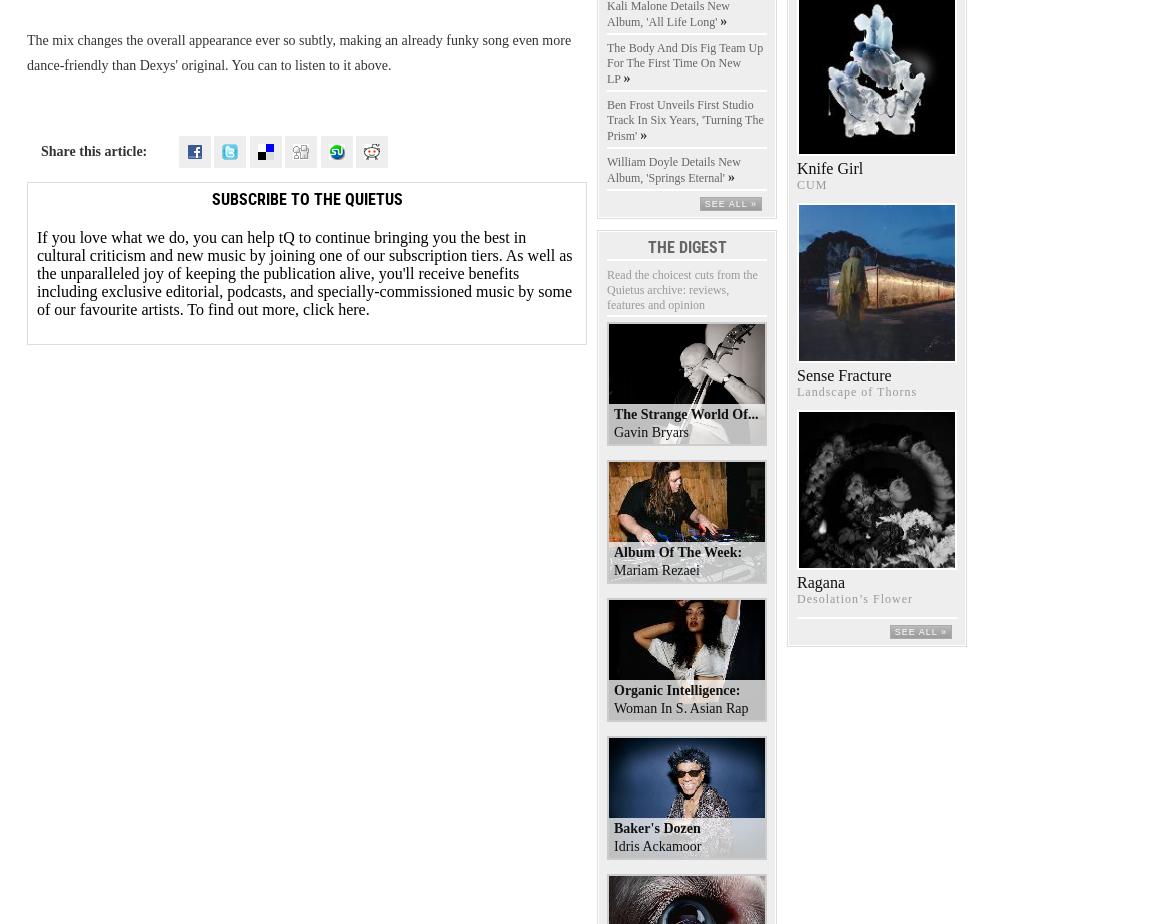 Image resolution: width=1157 pixels, height=924 pixels. What do you see at coordinates (606, 62) in the screenshot?
I see `'The Body And Dis Fig Team Up For The First Time On New LP'` at bounding box center [606, 62].